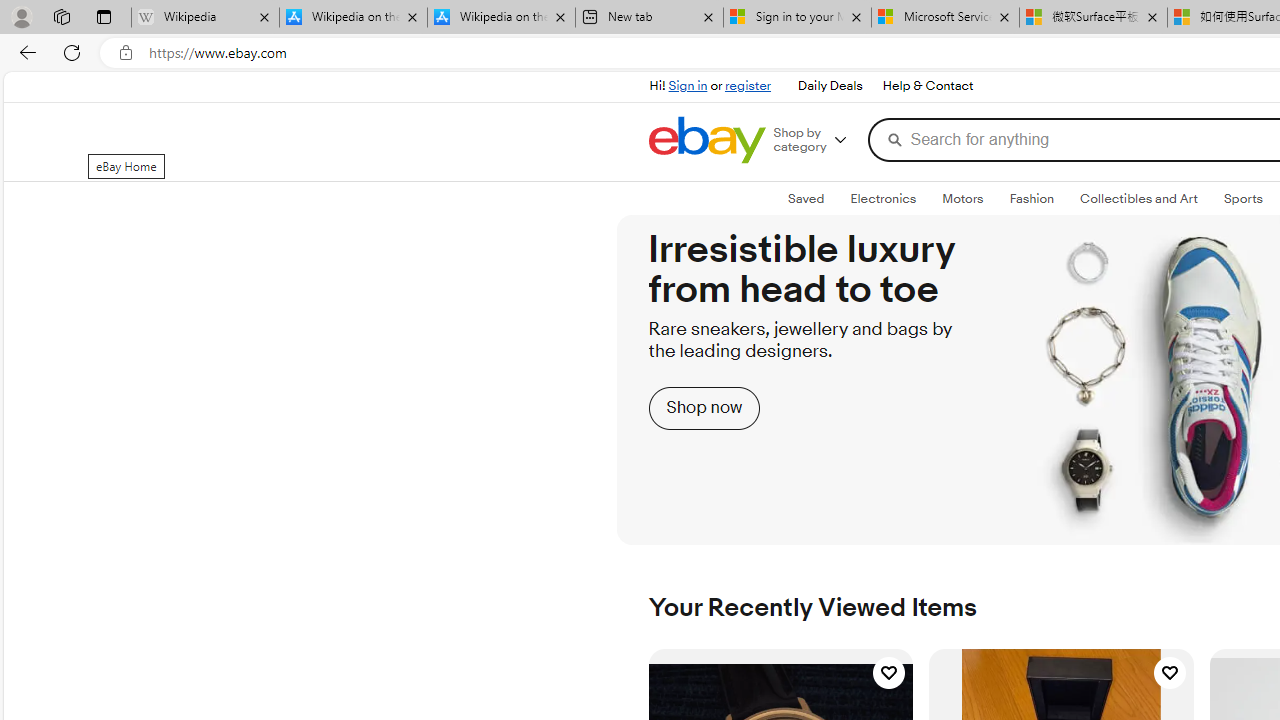  Describe the element at coordinates (944, 17) in the screenshot. I see `'Microsoft Services Agreement'` at that location.